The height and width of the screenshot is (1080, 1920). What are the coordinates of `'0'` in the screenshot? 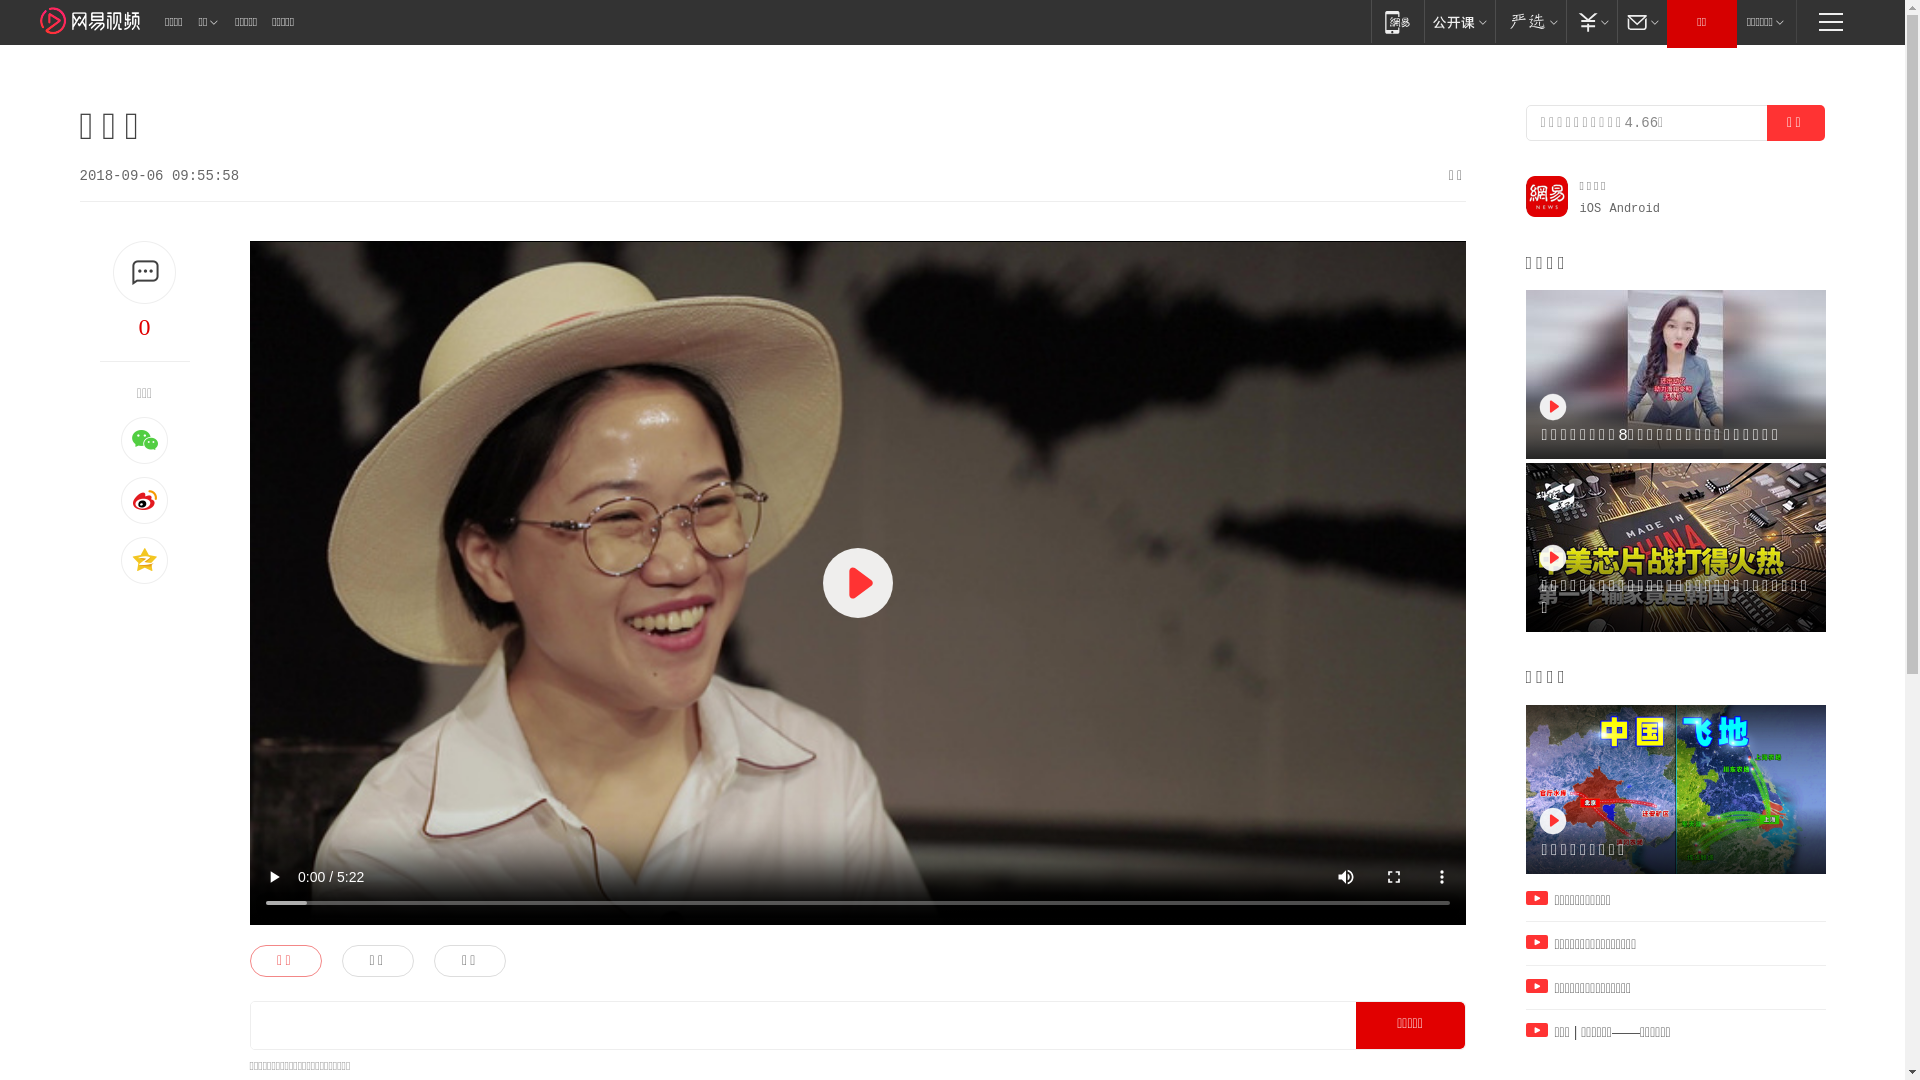 It's located at (143, 326).